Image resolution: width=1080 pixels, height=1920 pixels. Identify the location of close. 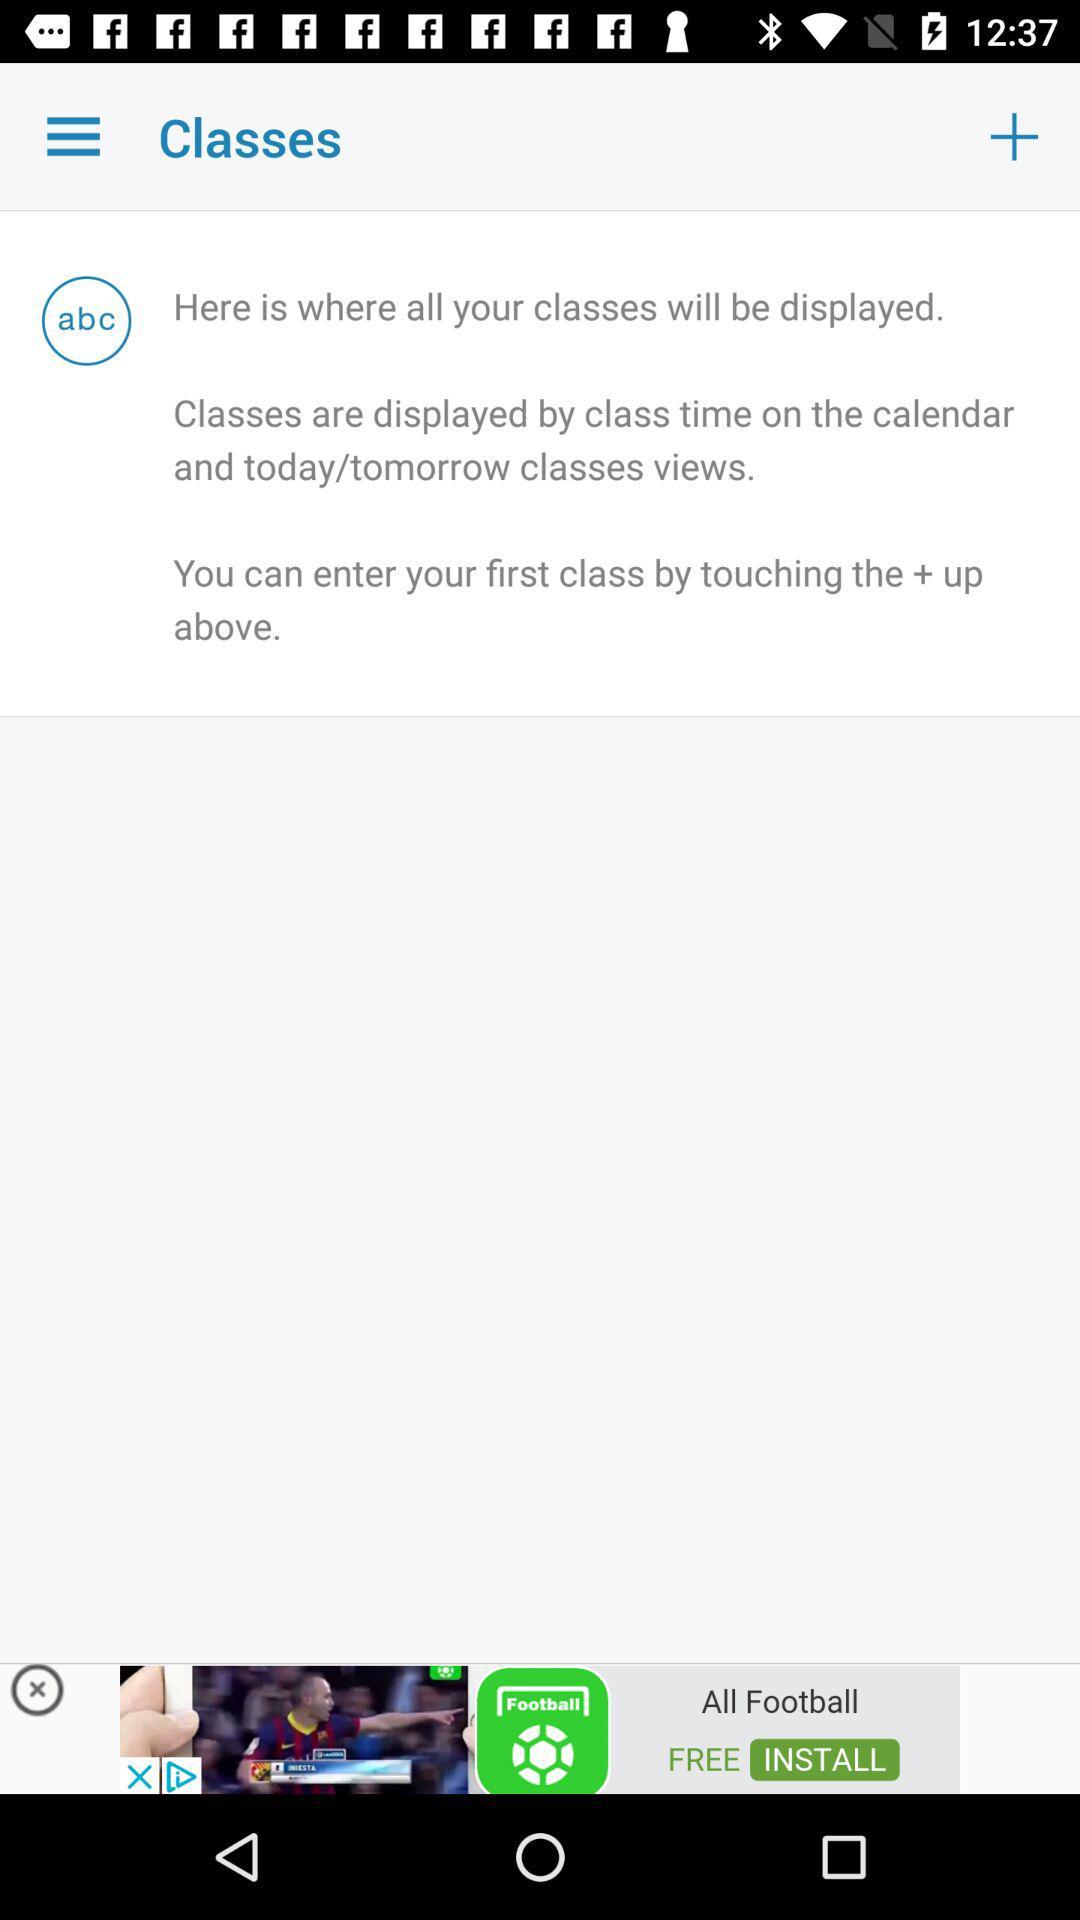
(37, 1694).